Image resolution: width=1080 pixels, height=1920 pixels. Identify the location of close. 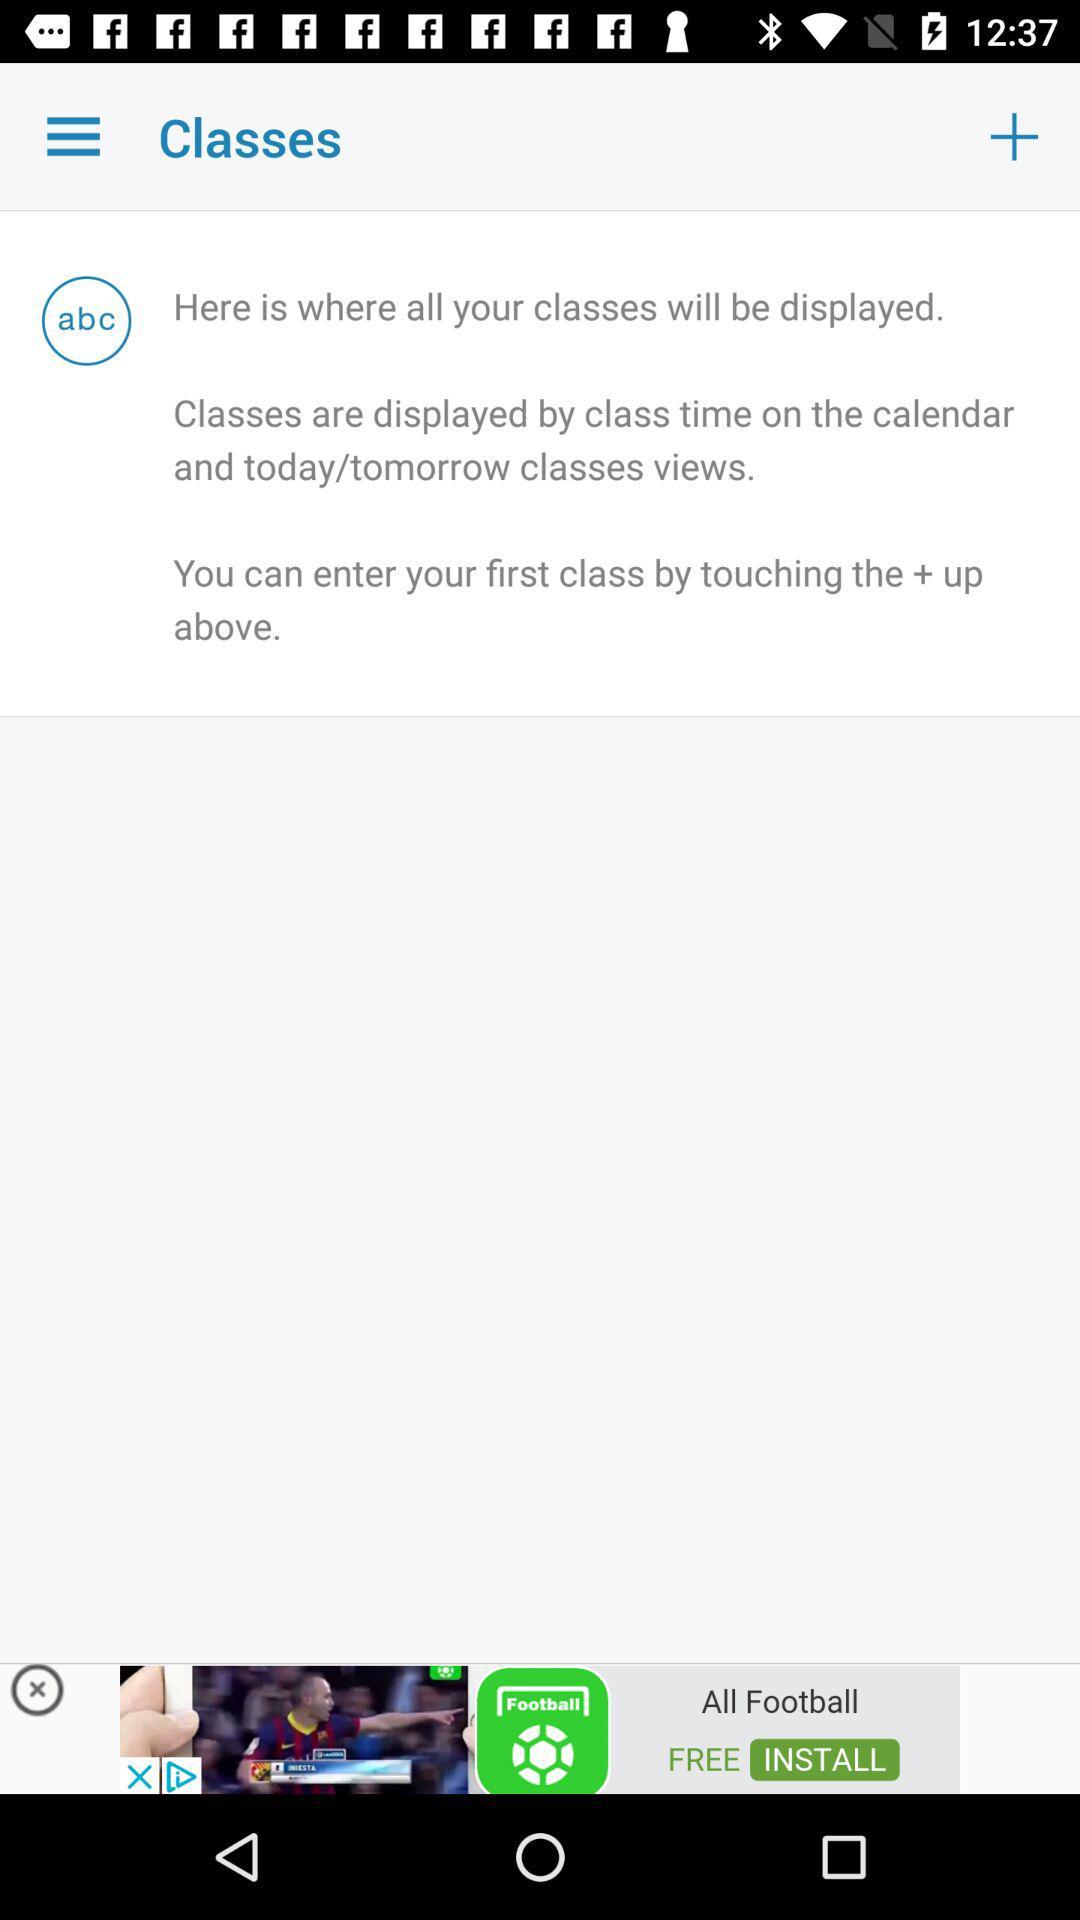
(37, 1694).